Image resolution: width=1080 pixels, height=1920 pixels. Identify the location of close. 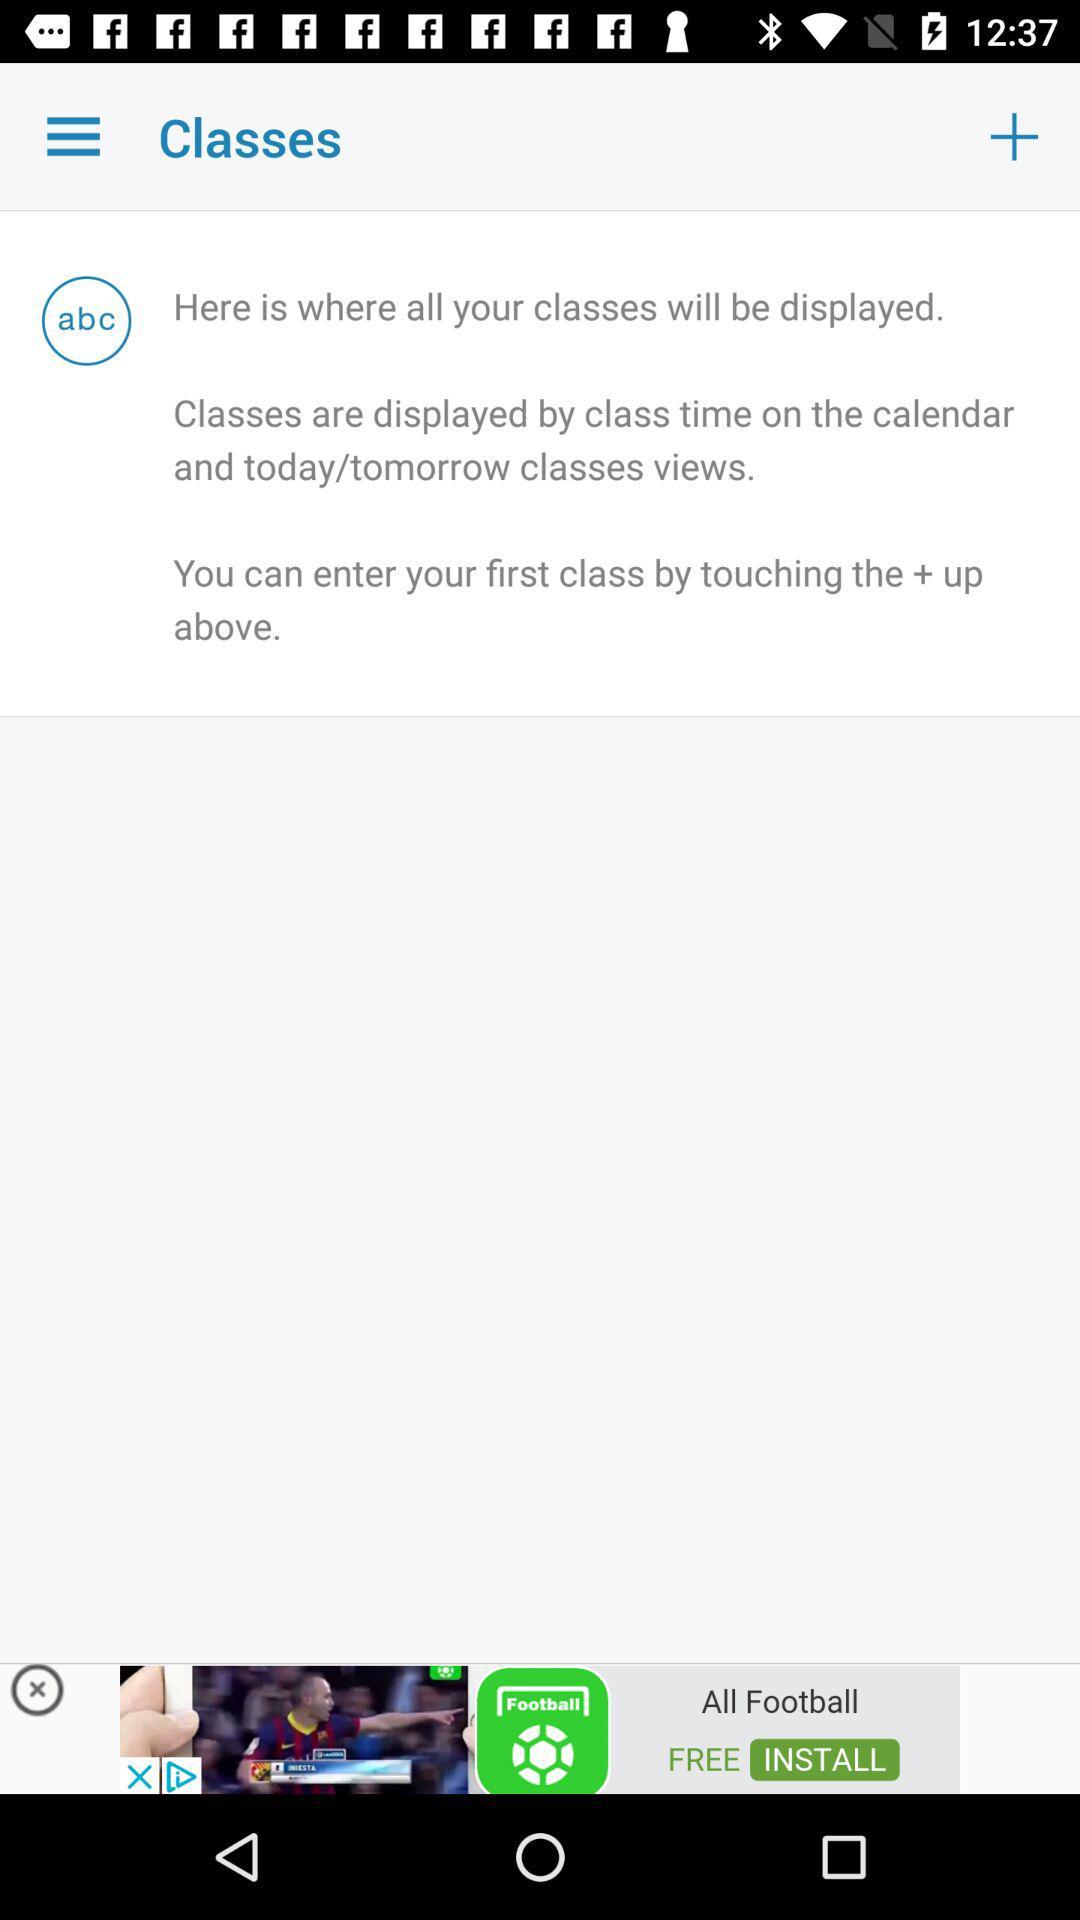
(37, 1694).